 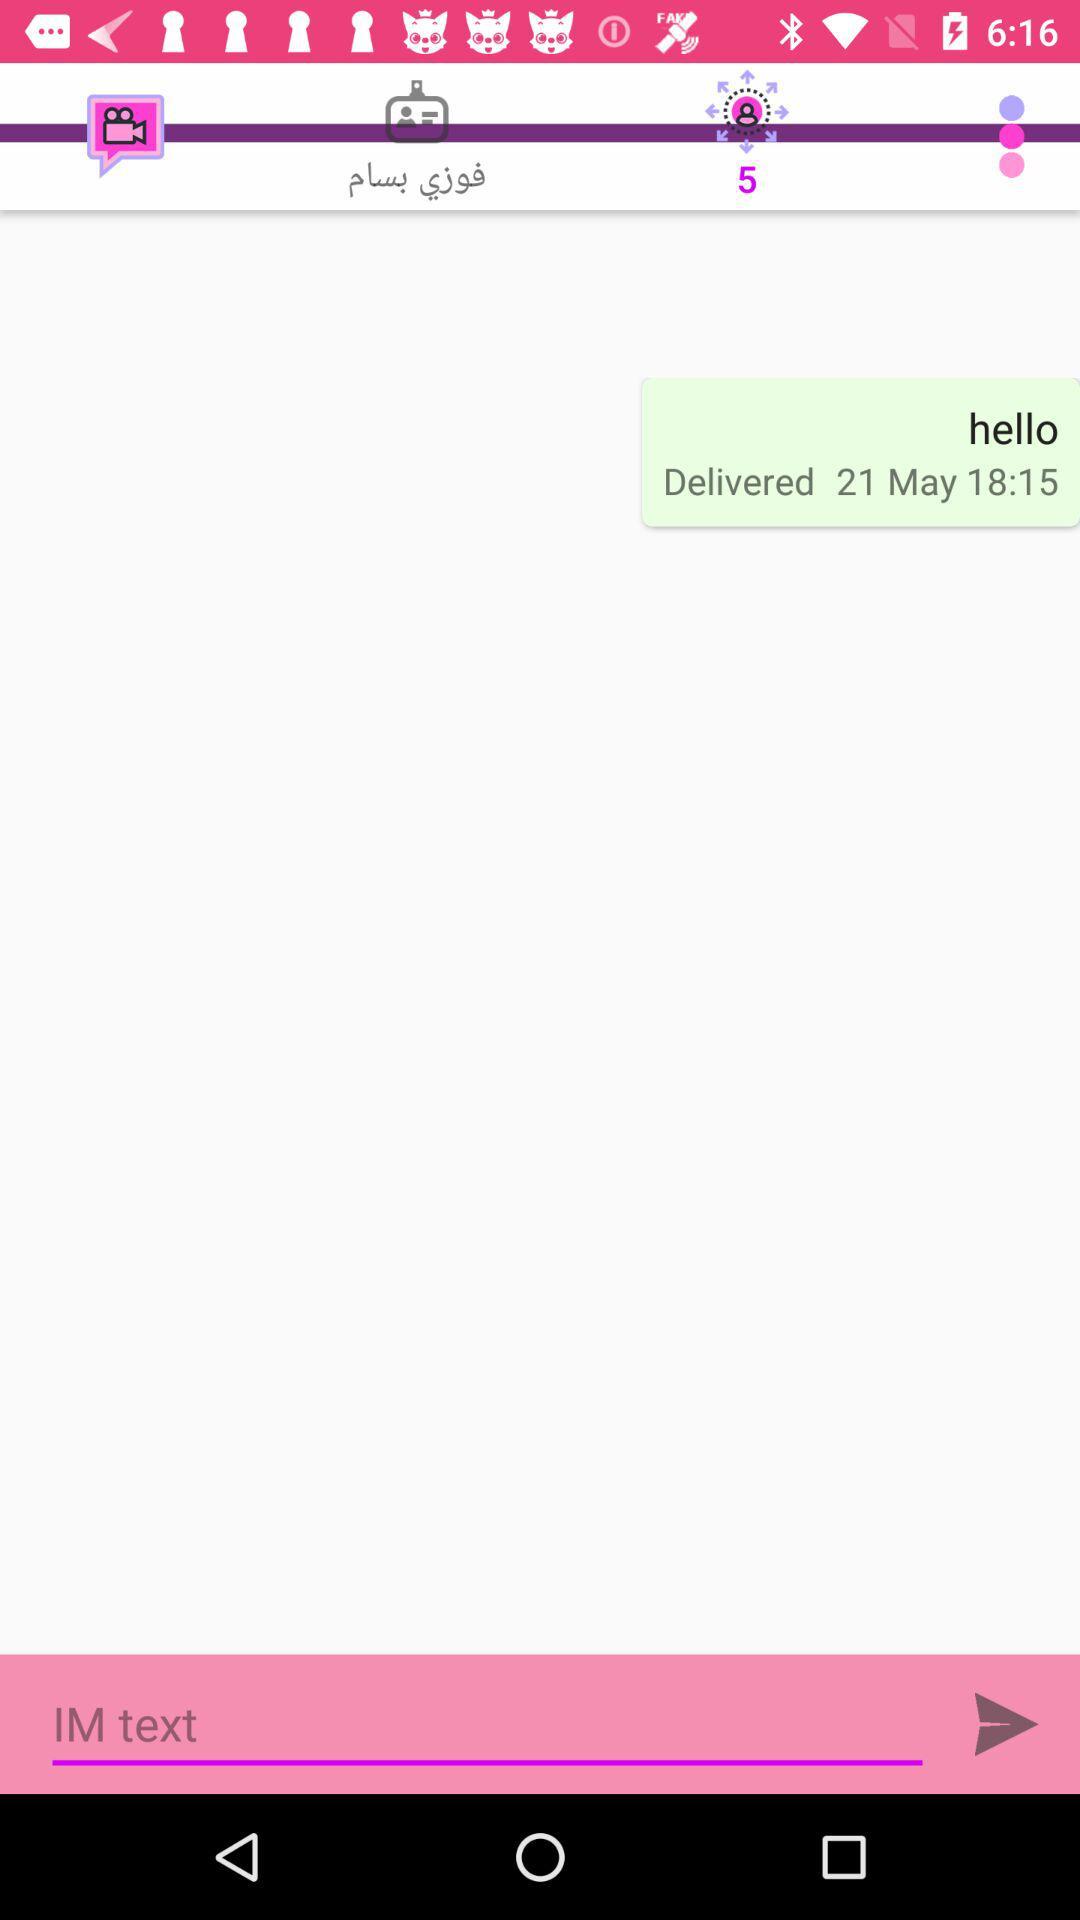 I want to click on hello icon, so click(x=1013, y=426).